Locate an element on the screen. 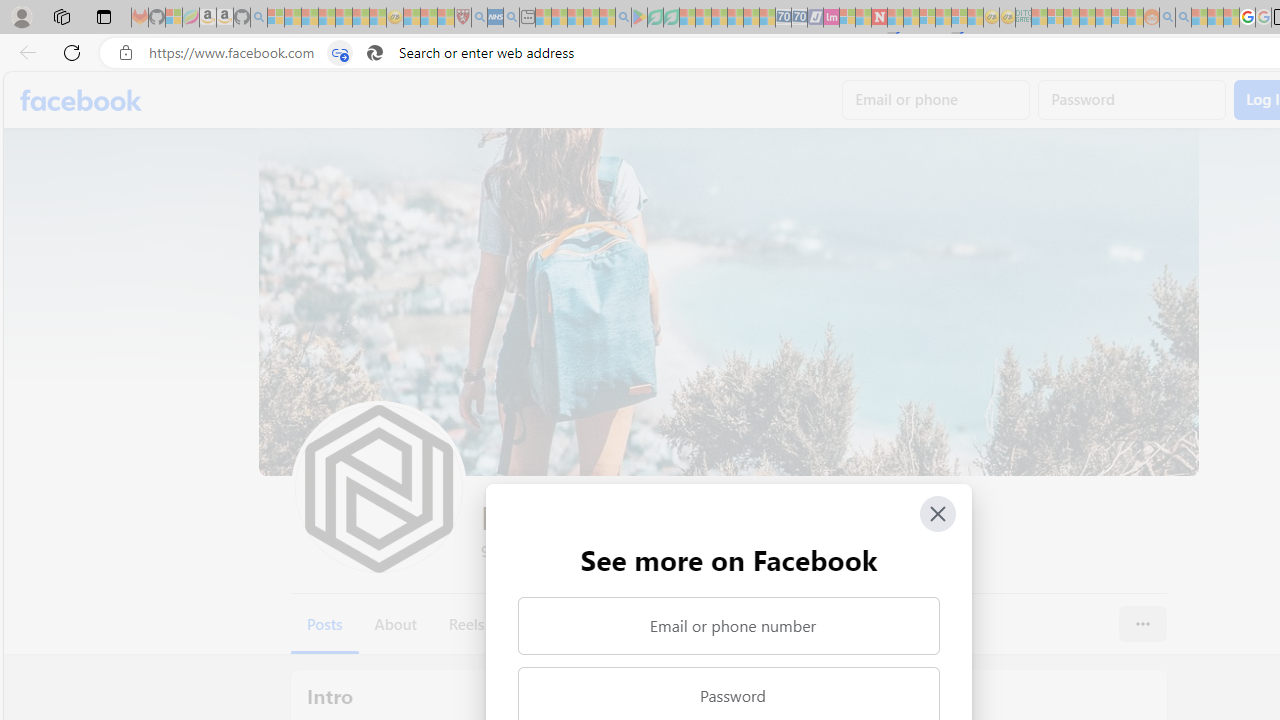  'Email or phone number' is located at coordinates (727, 625).